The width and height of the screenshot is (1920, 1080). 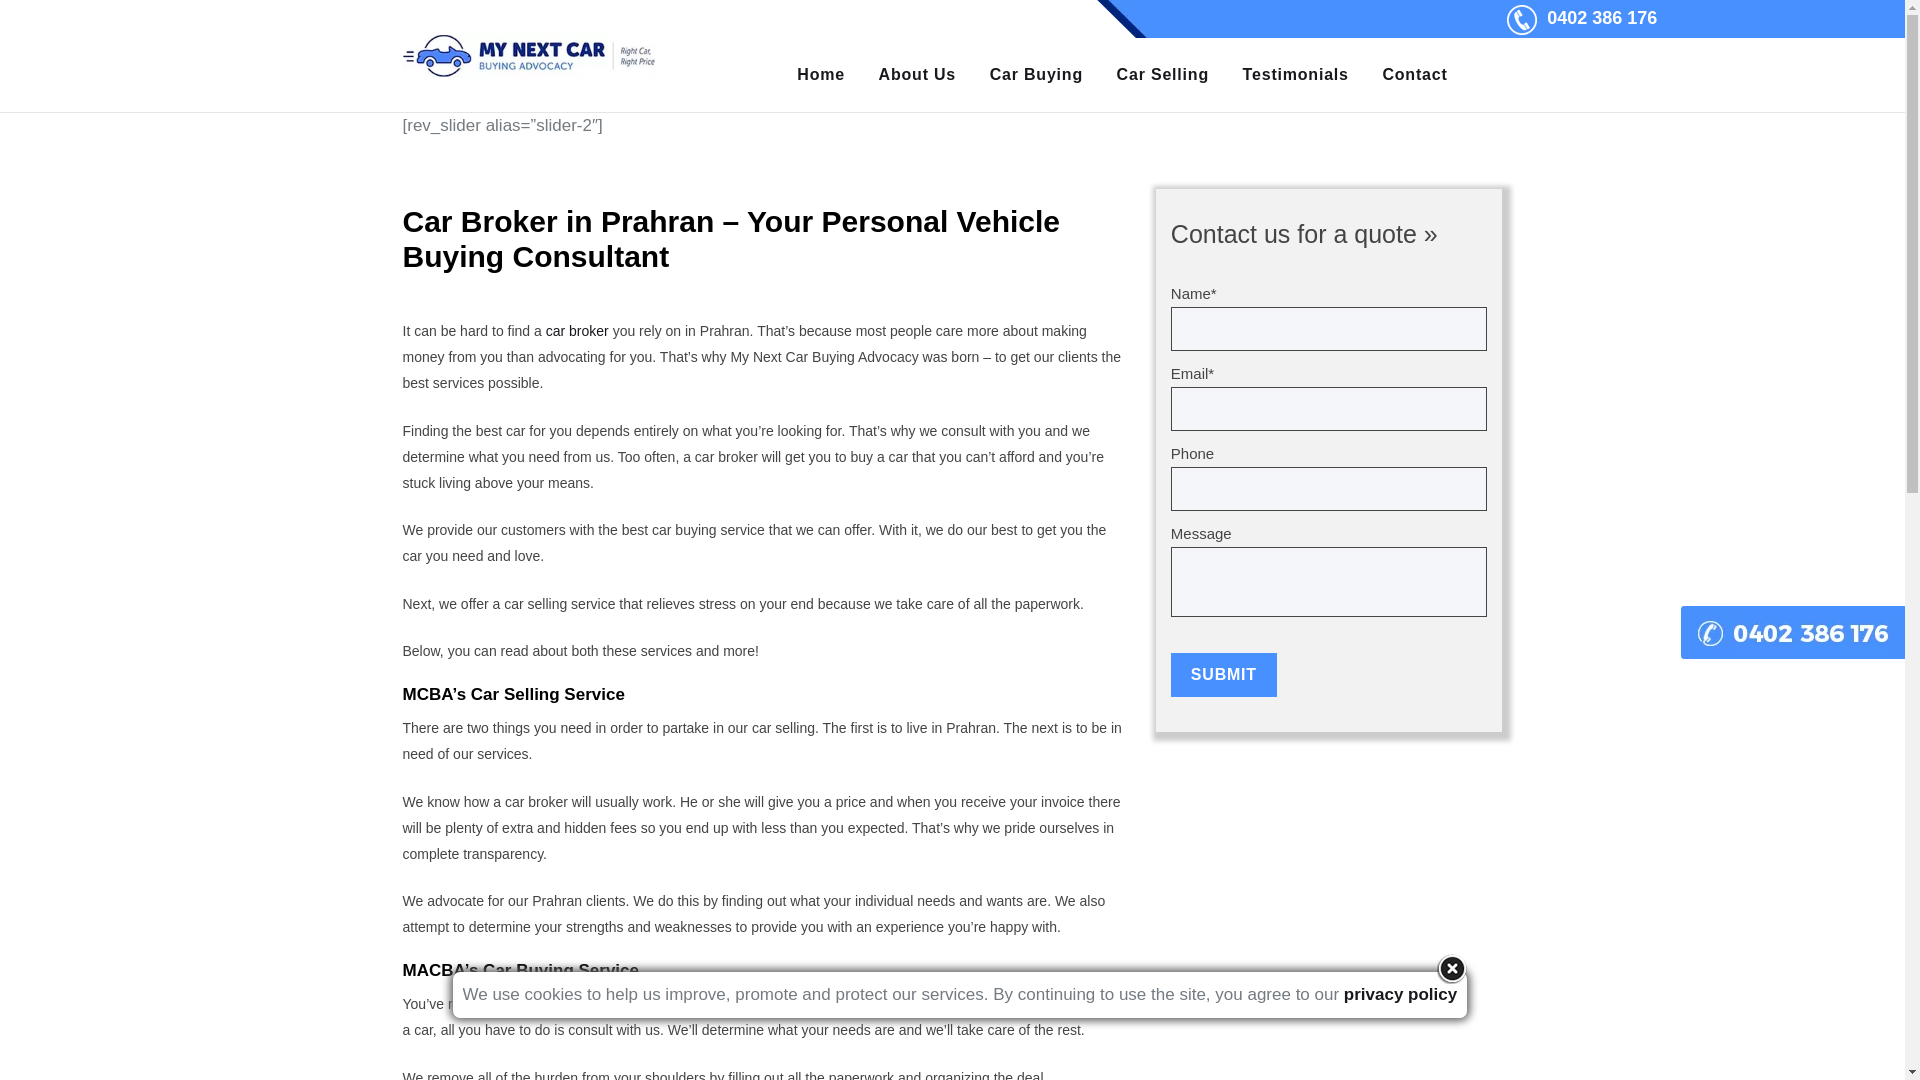 What do you see at coordinates (1602, 18) in the screenshot?
I see `'0402 386 176'` at bounding box center [1602, 18].